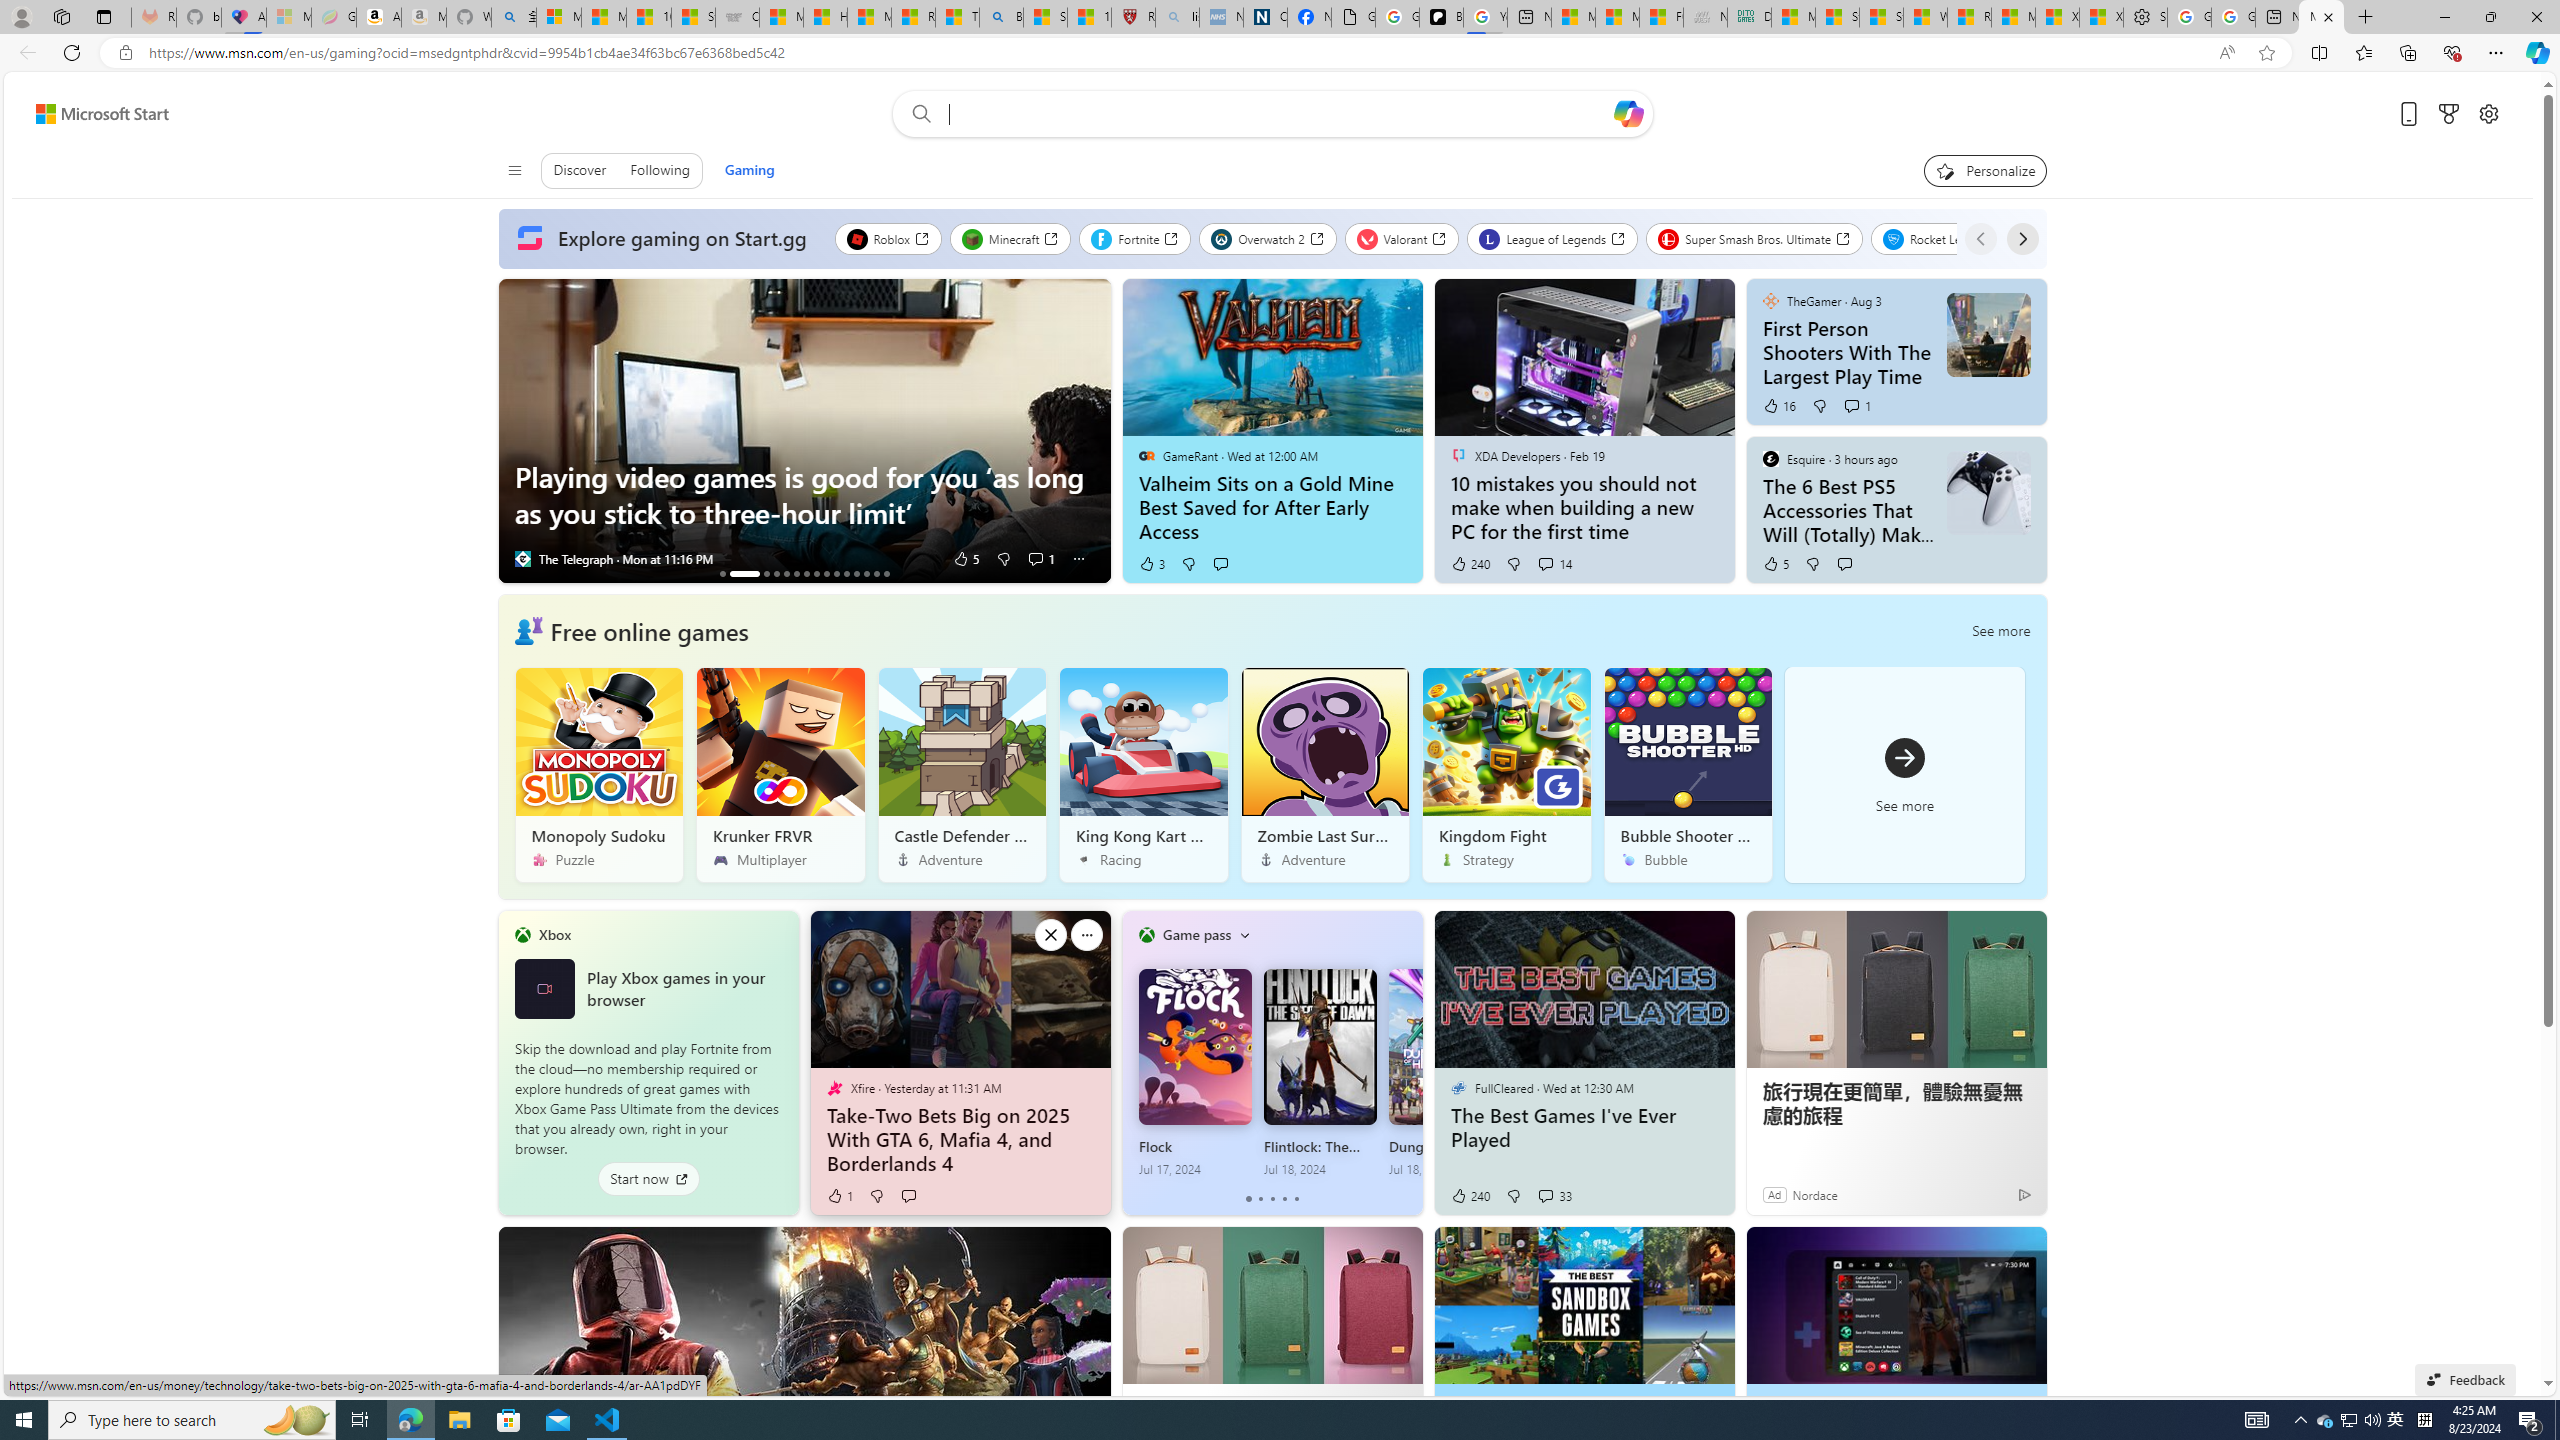 The height and width of the screenshot is (1440, 2560). What do you see at coordinates (1410, 1061) in the screenshot?
I see `'Class: next-flipper'` at bounding box center [1410, 1061].